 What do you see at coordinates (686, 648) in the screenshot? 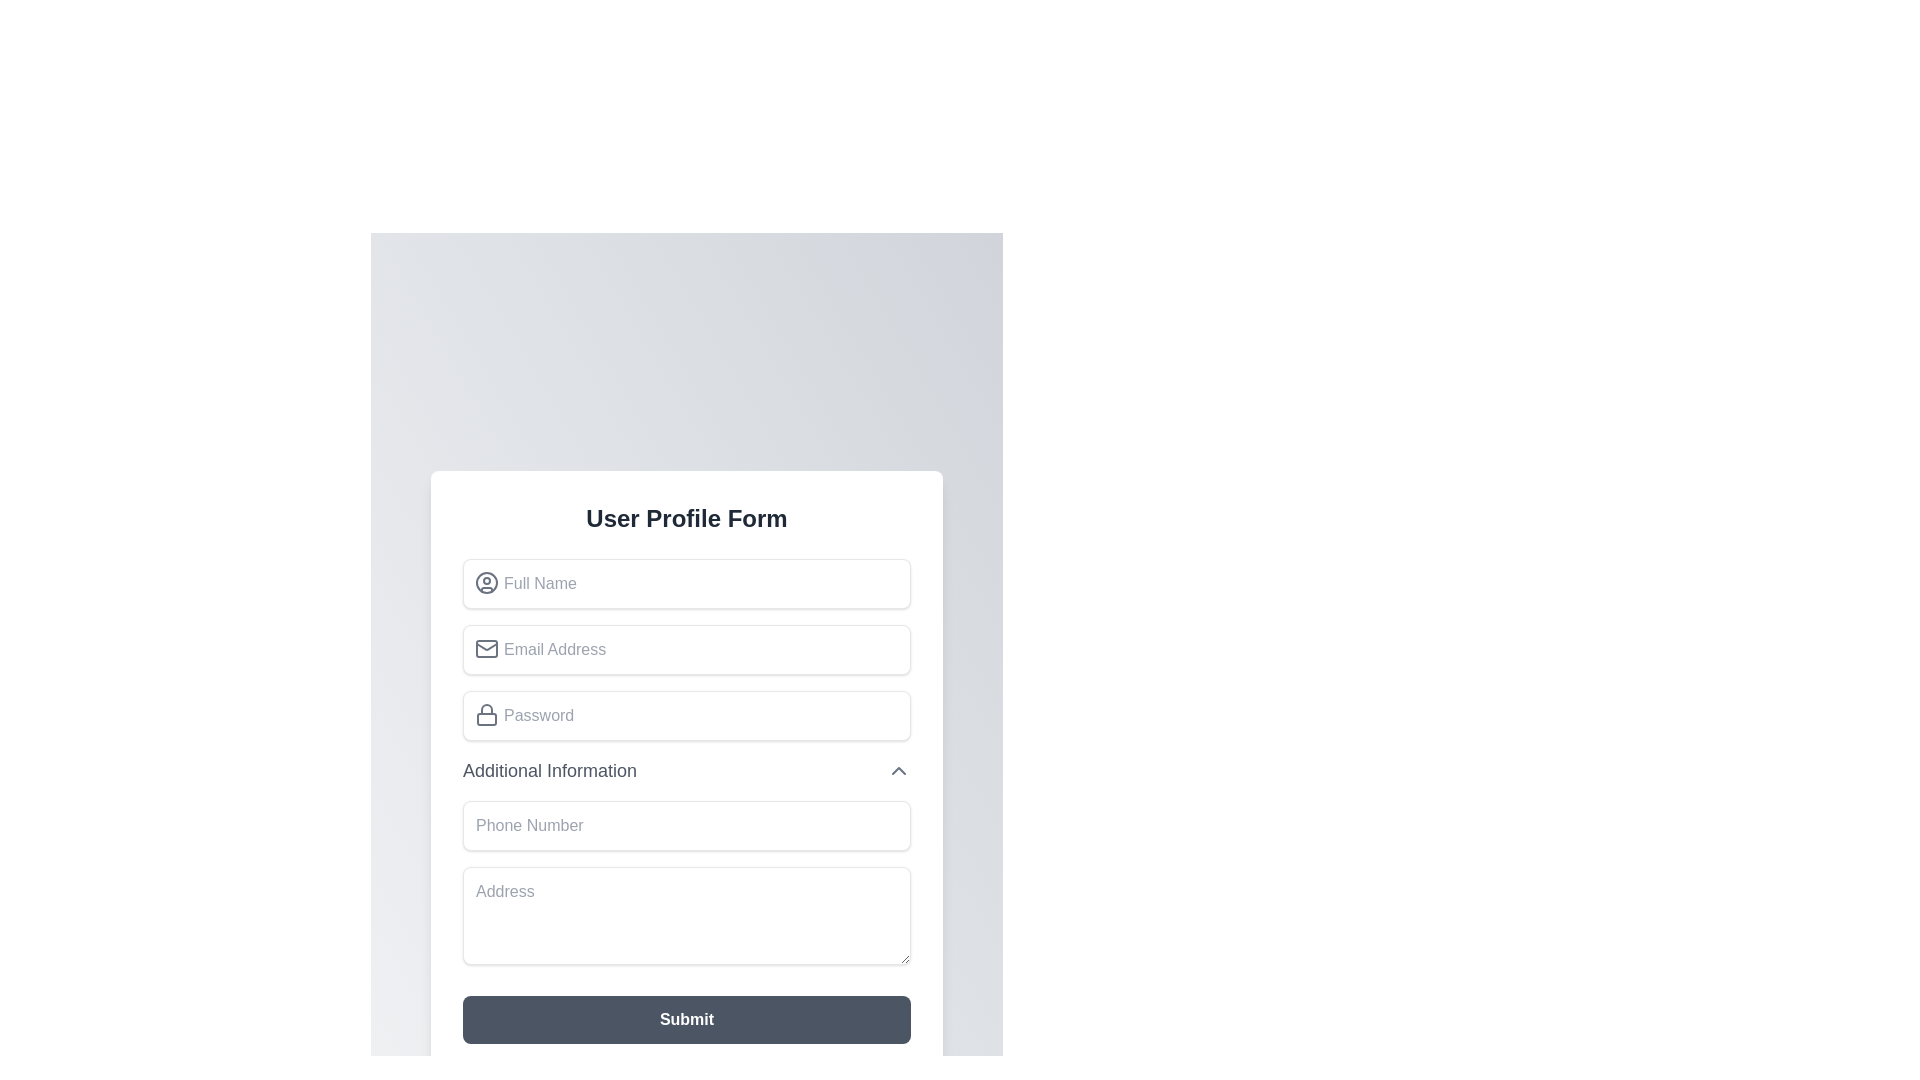
I see `the email input field located below the 'Full Name' field and above the 'Password' field` at bounding box center [686, 648].